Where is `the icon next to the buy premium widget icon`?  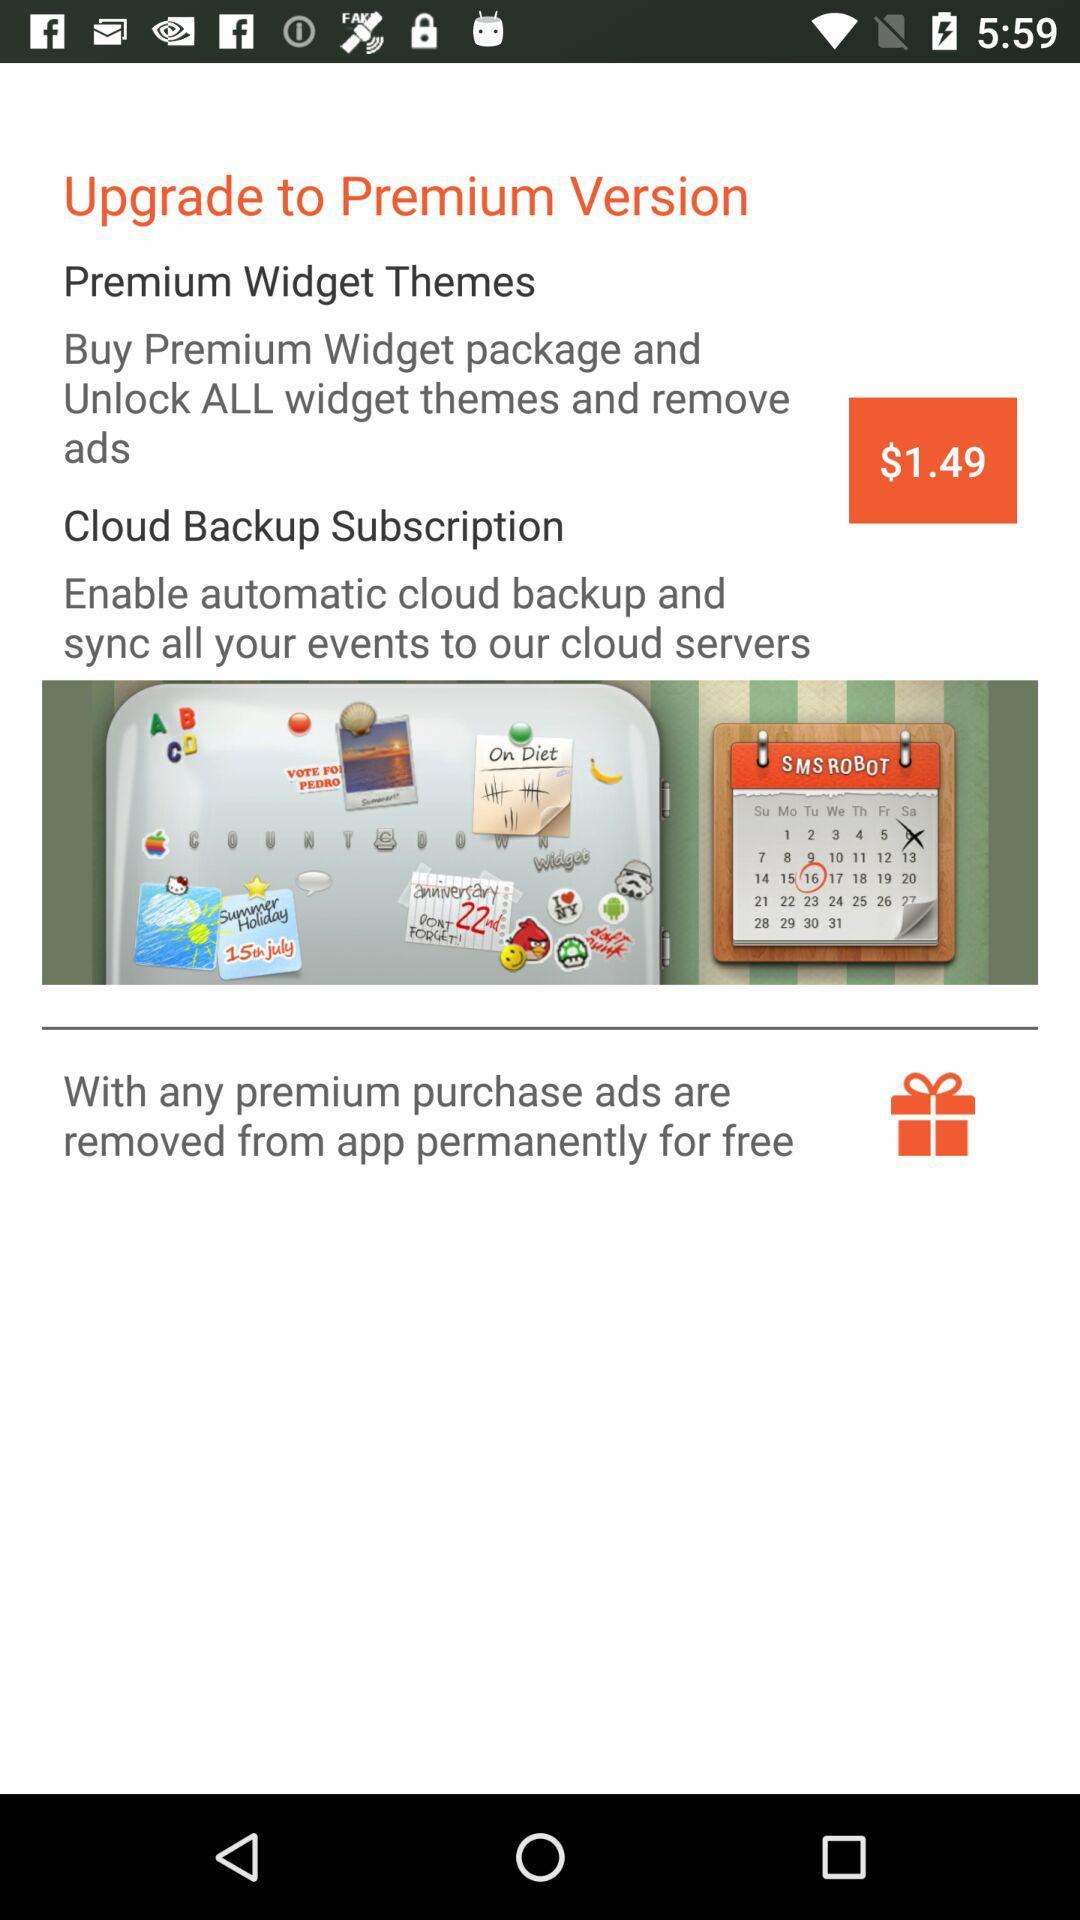 the icon next to the buy premium widget icon is located at coordinates (933, 459).